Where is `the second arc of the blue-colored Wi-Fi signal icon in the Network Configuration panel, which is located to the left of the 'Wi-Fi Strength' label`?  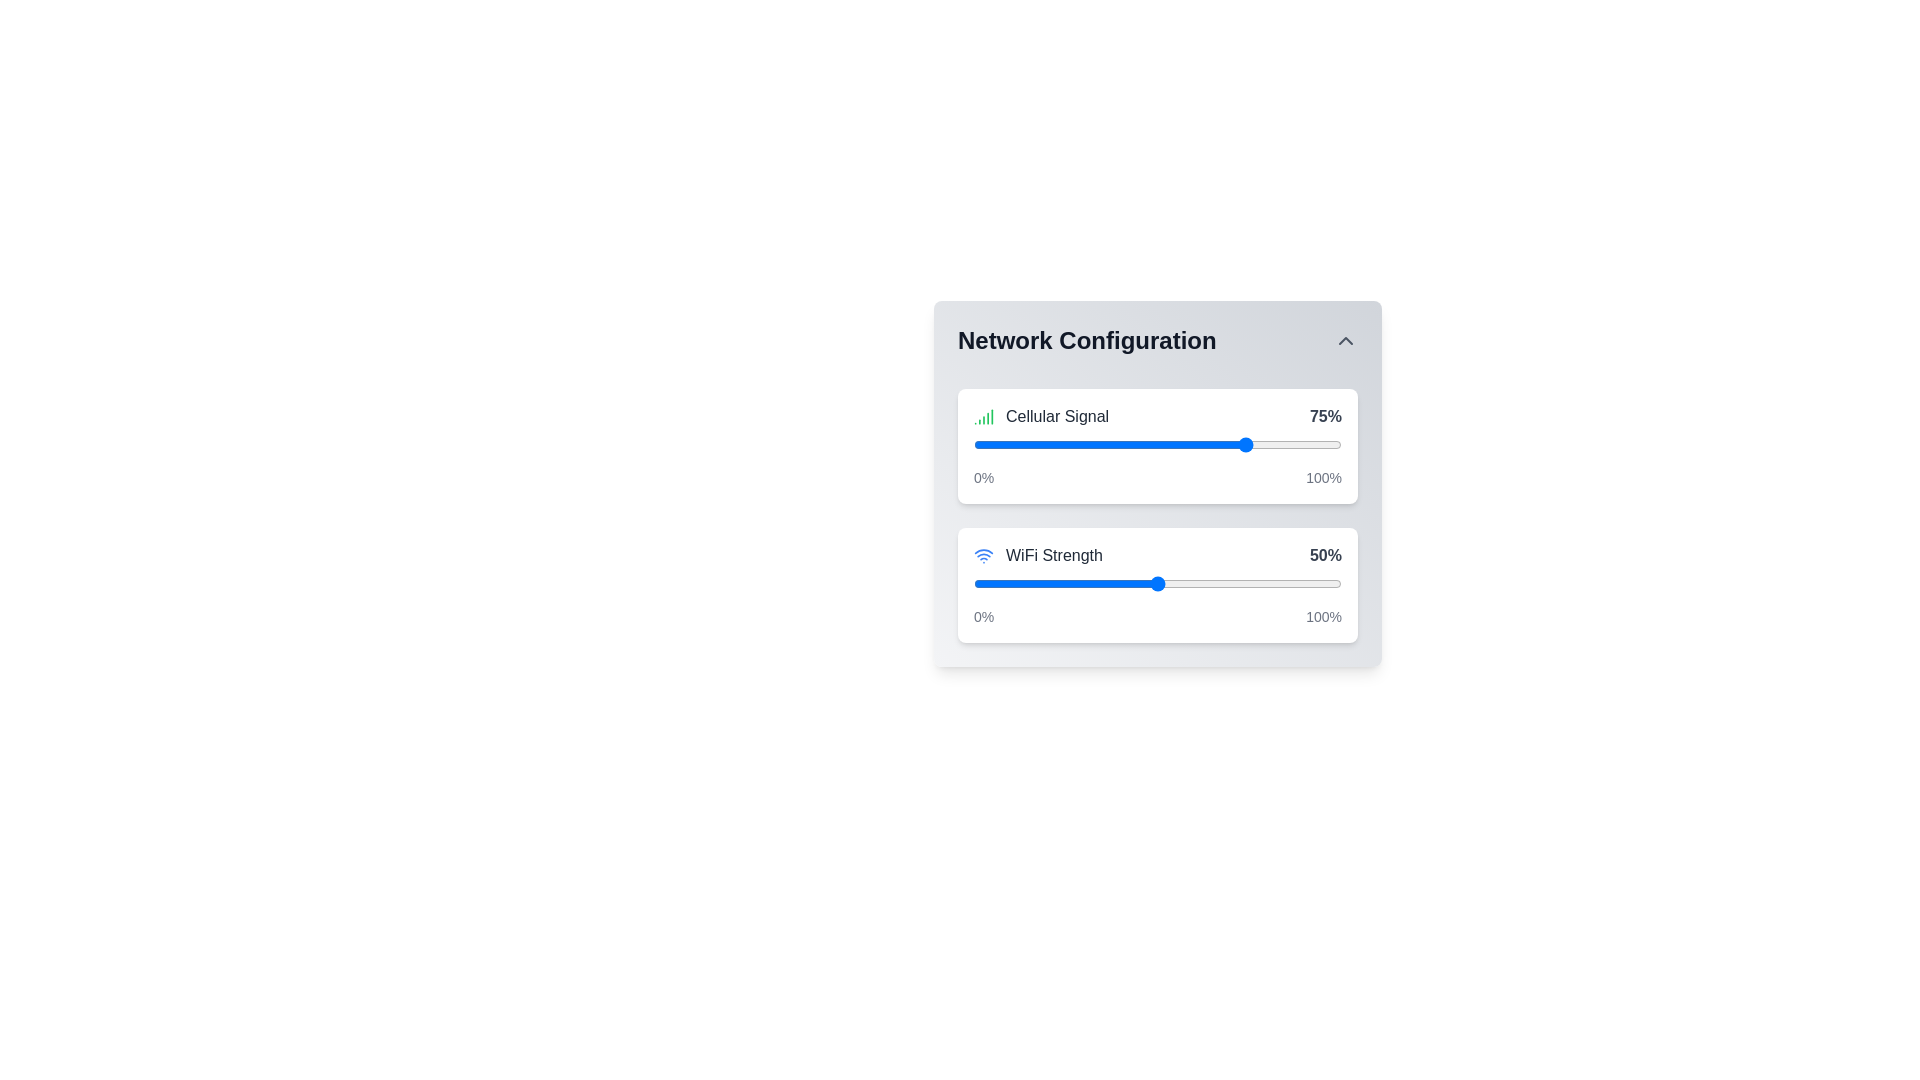
the second arc of the blue-colored Wi-Fi signal icon in the Network Configuration panel, which is located to the left of the 'Wi-Fi Strength' label is located at coordinates (983, 551).